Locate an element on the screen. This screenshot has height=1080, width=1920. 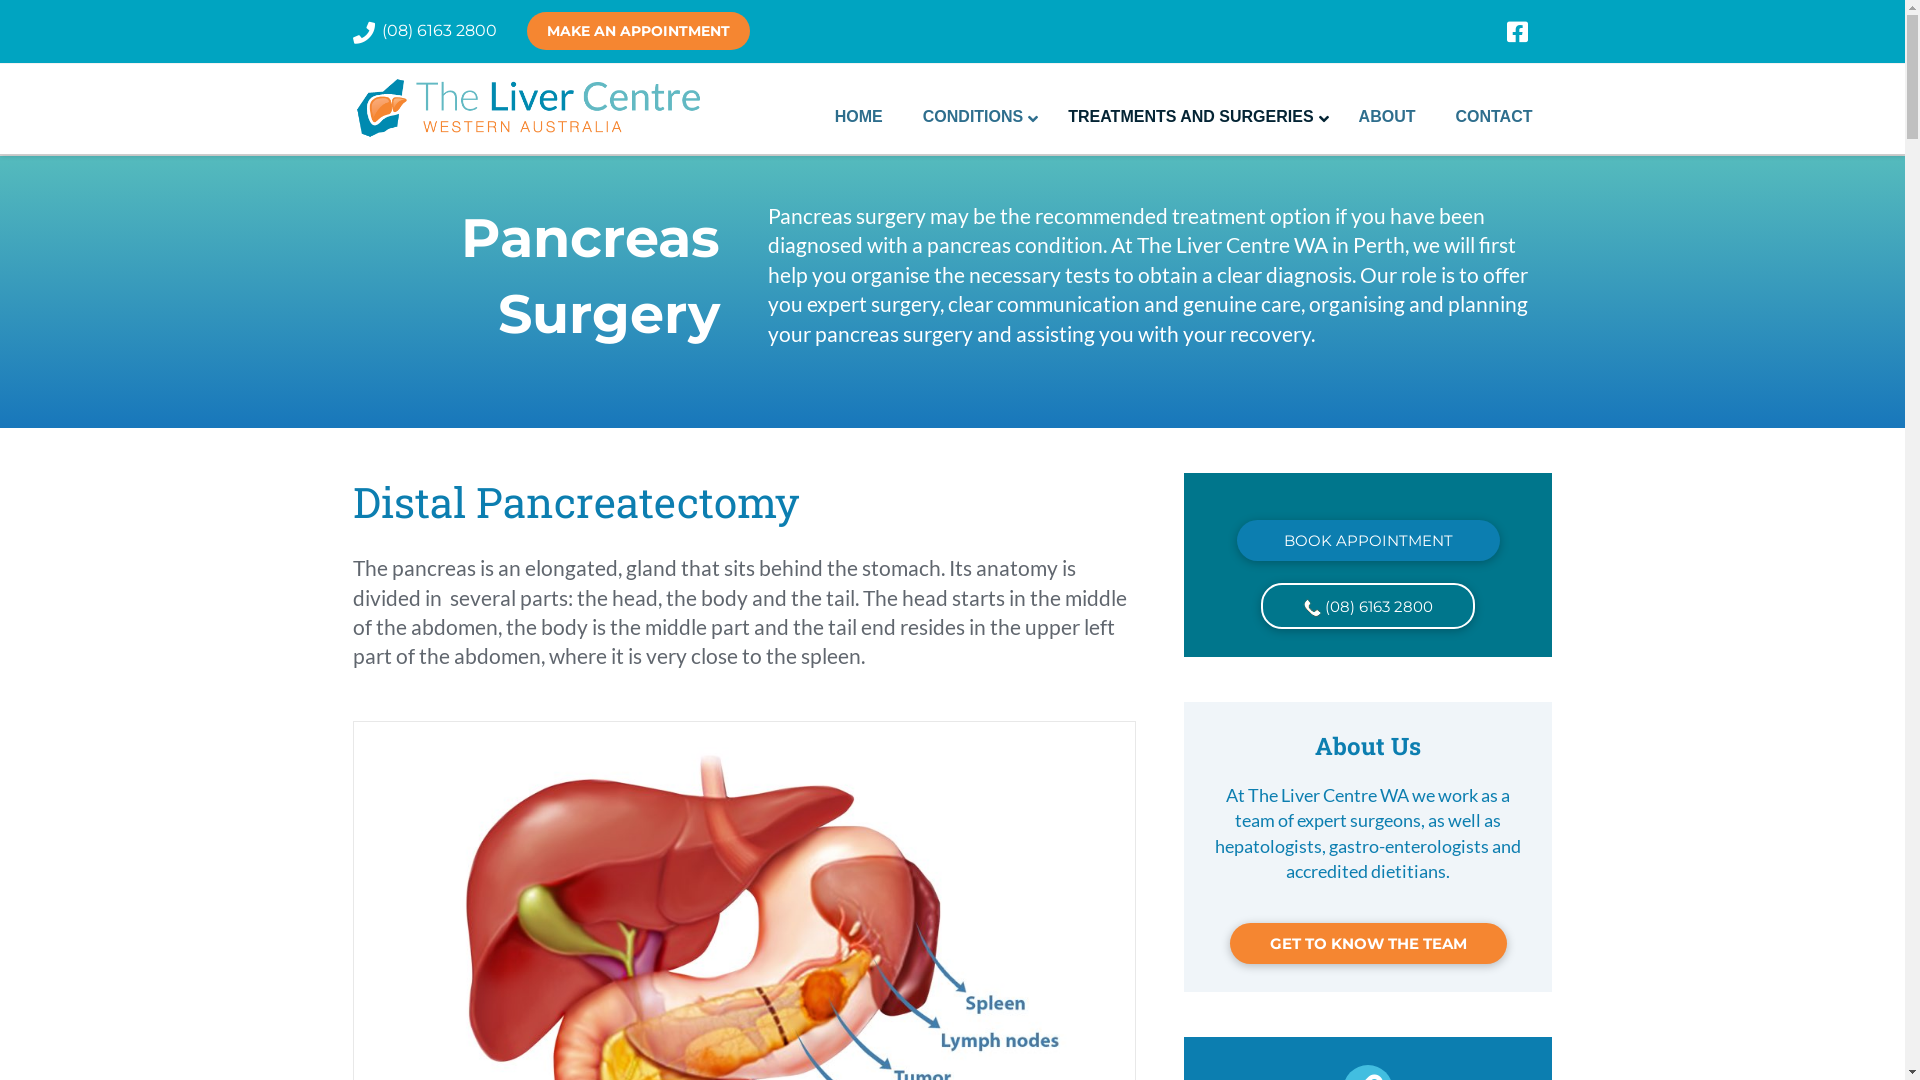
'ABOUT' is located at coordinates (1339, 116).